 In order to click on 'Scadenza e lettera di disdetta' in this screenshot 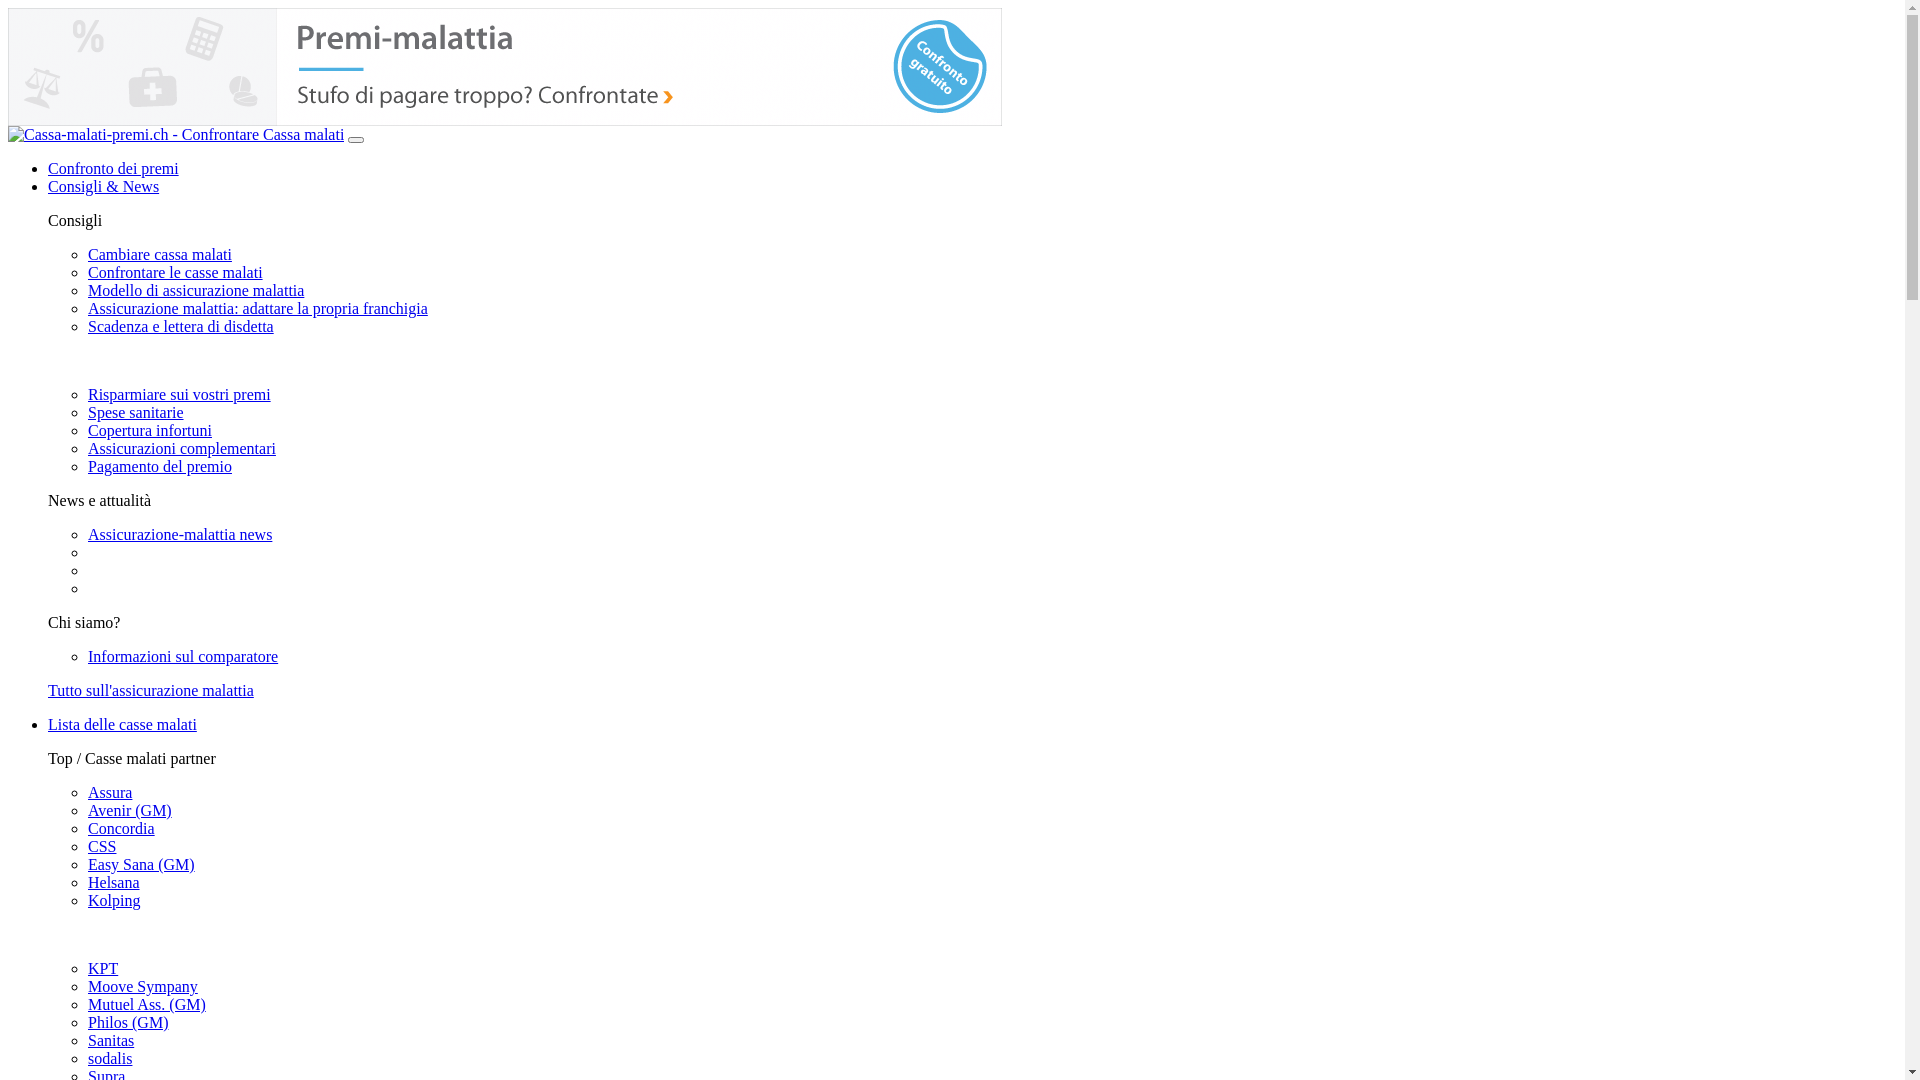, I will do `click(86, 325)`.